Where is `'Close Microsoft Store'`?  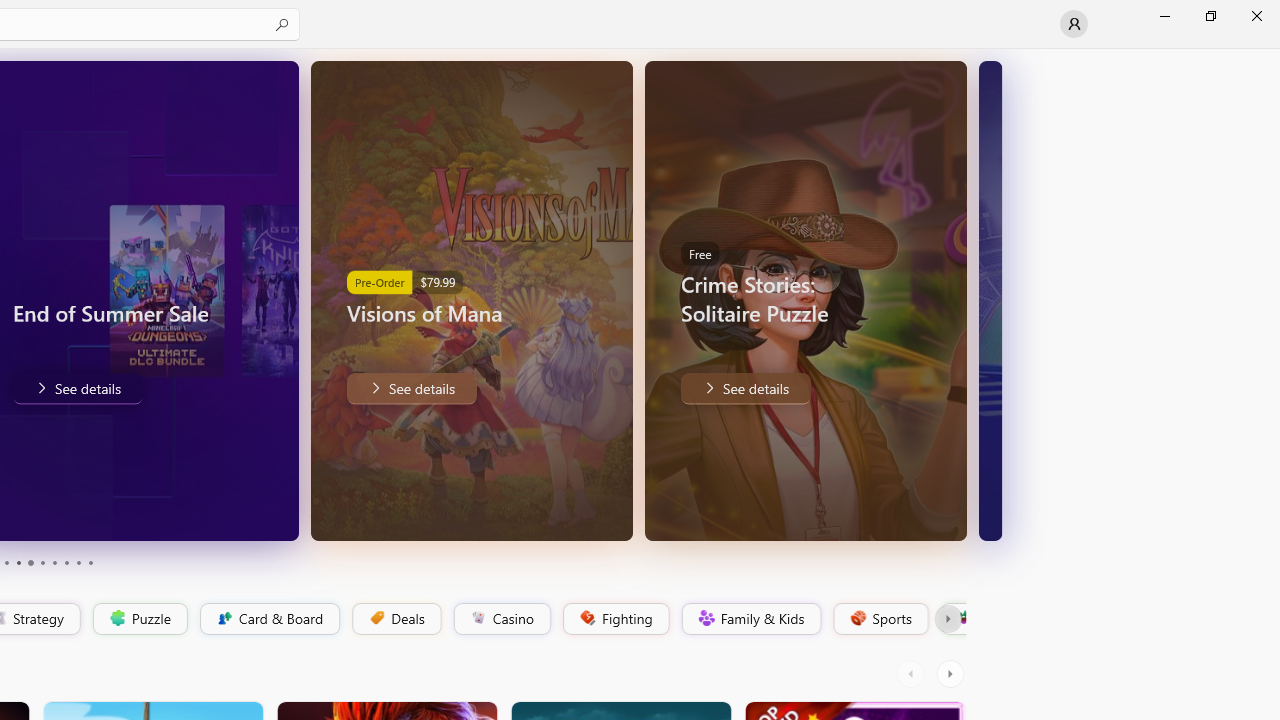 'Close Microsoft Store' is located at coordinates (1255, 15).